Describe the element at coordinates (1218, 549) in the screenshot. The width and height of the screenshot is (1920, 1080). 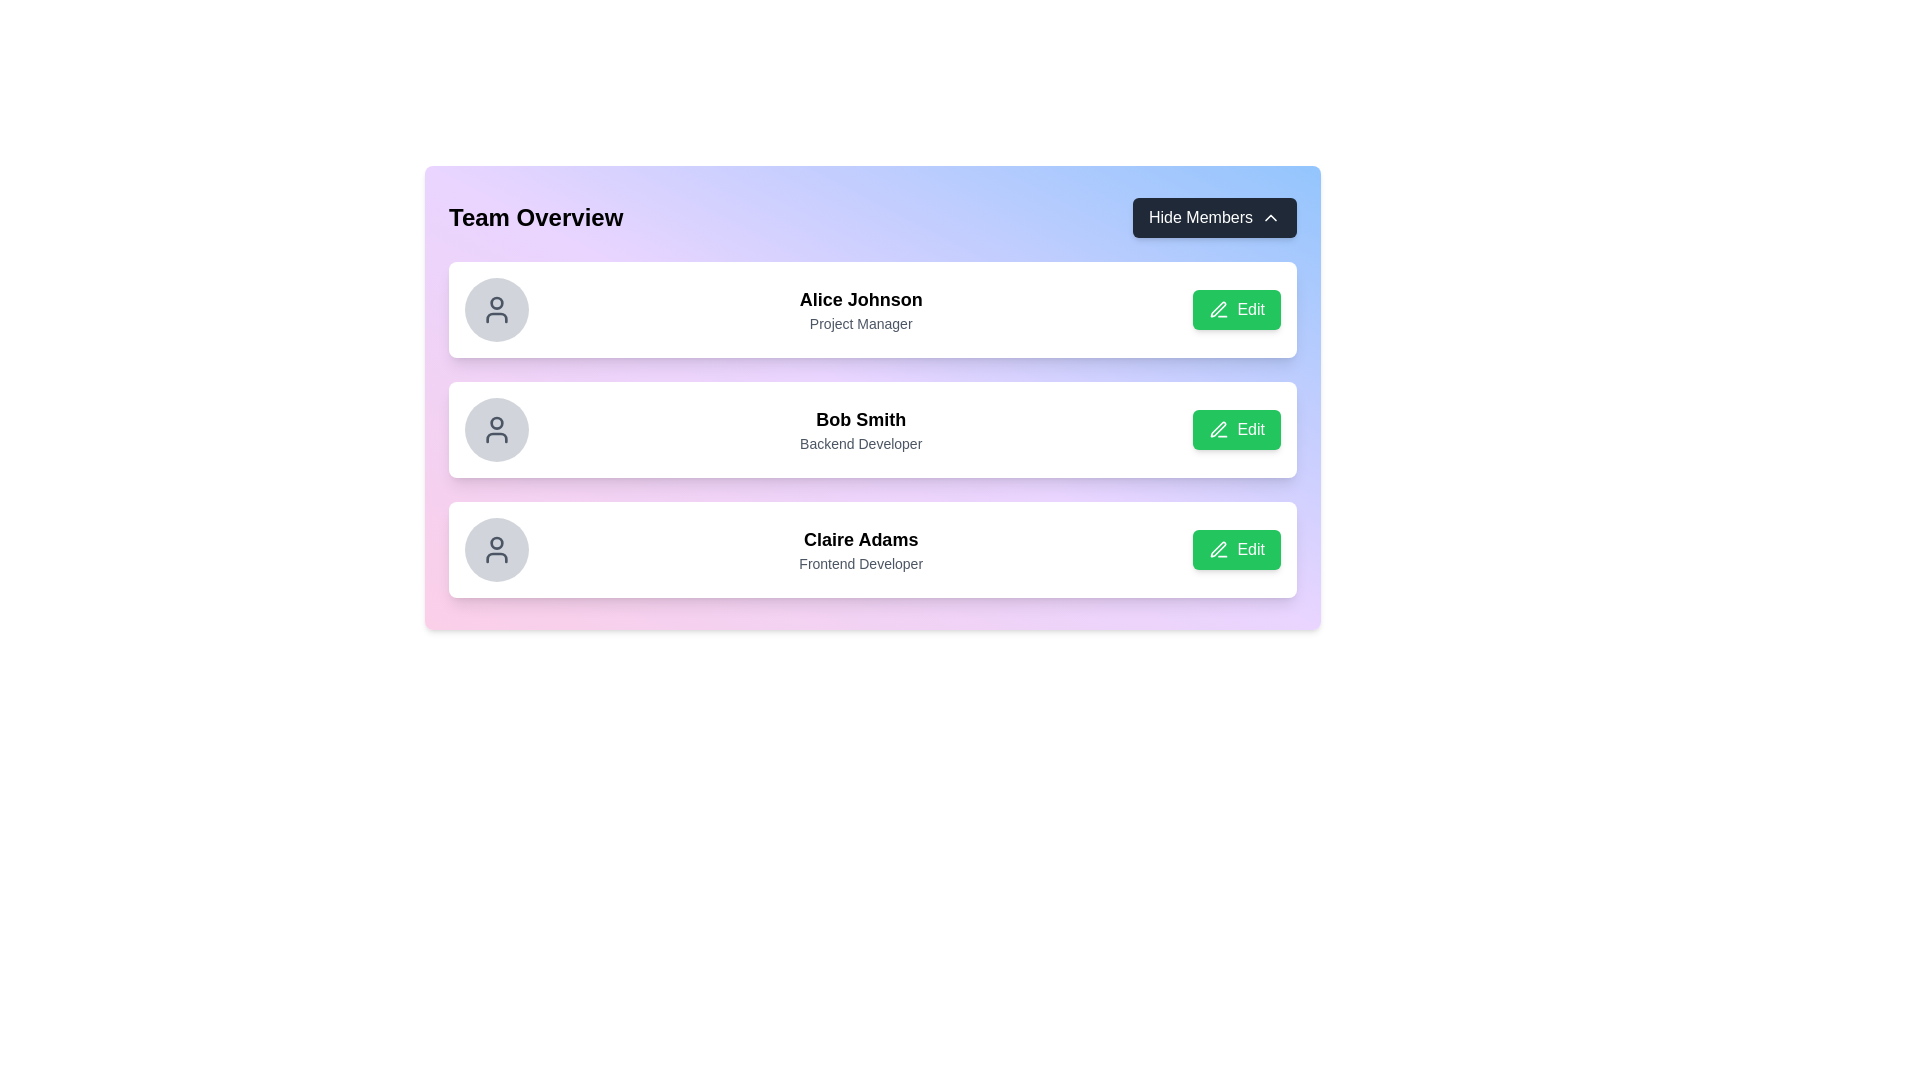
I see `the graphical representation of the pen-shaped icon located within the green 'Edit' button for the profile item 'Claire Adams - Frontend Developer'` at that location.